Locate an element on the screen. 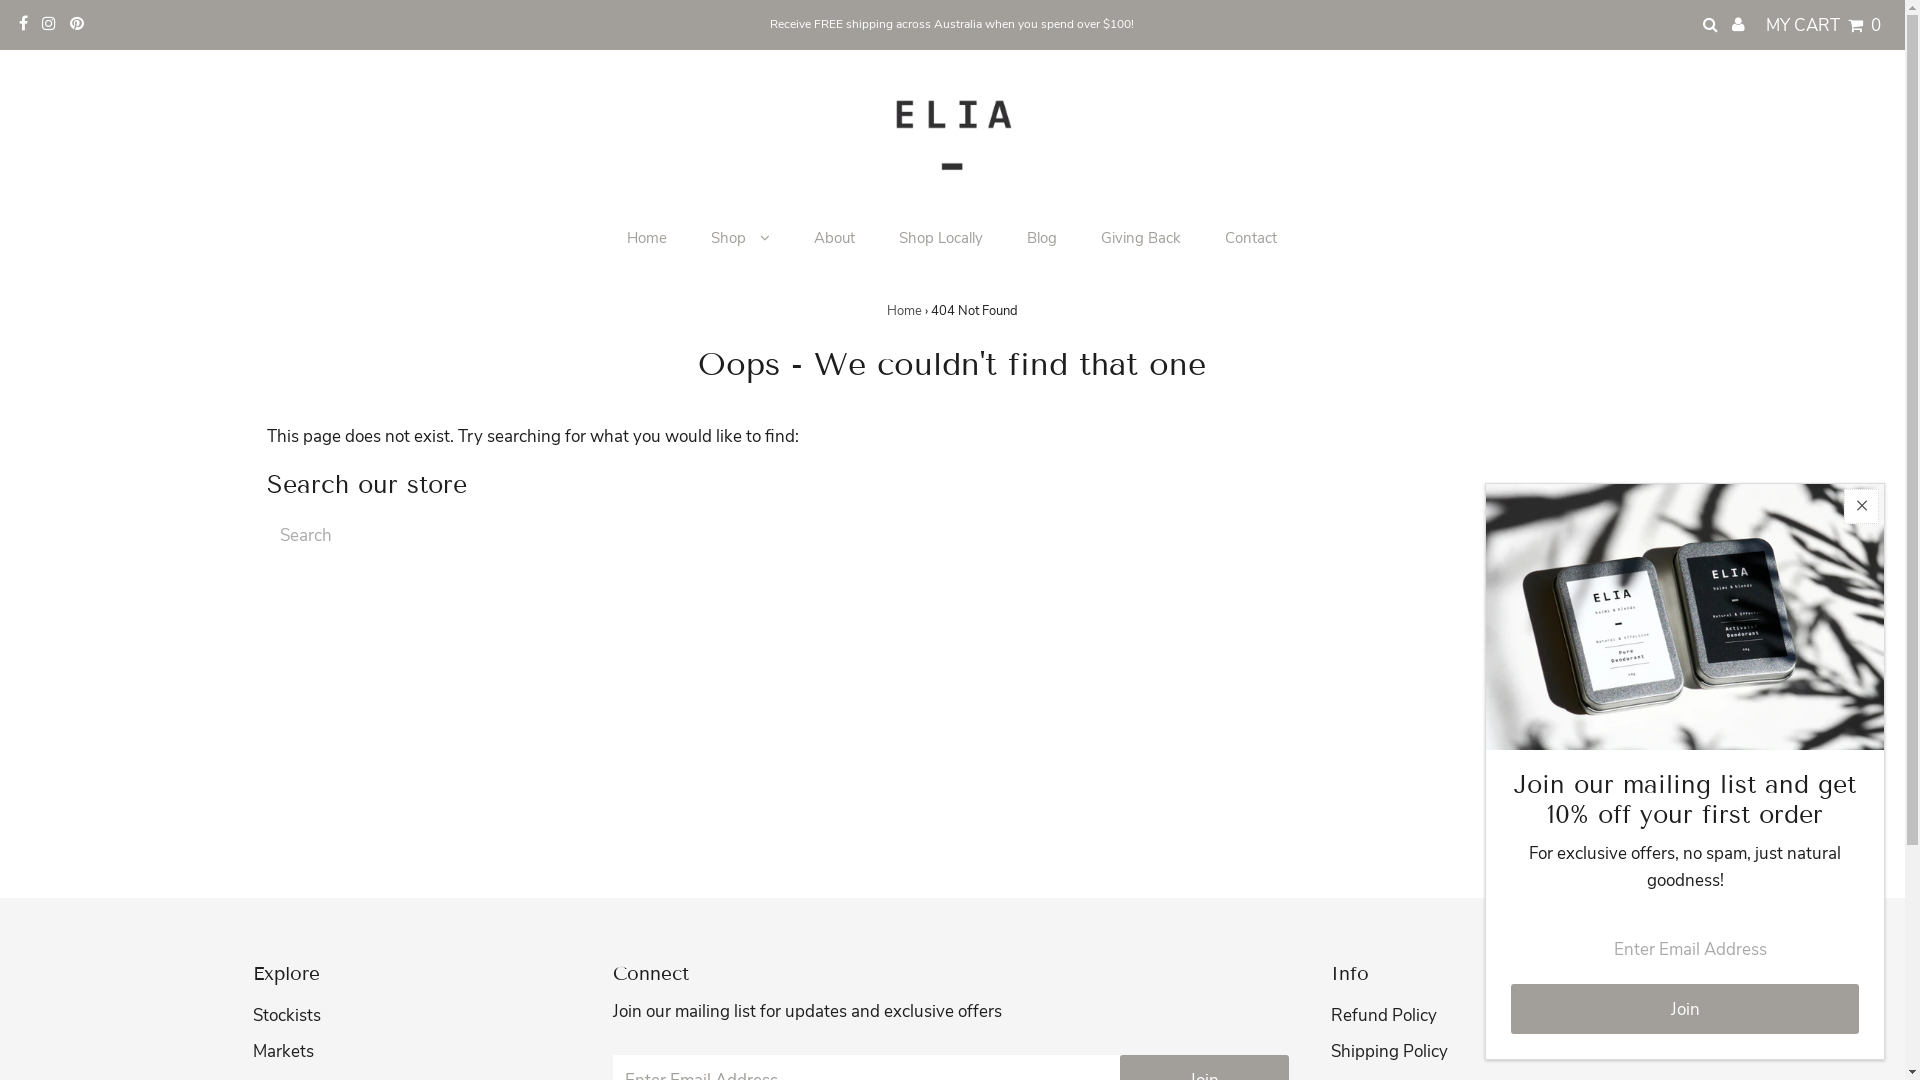 Image resolution: width=1920 pixels, height=1080 pixels. 'Shop Locally' is located at coordinates (939, 237).